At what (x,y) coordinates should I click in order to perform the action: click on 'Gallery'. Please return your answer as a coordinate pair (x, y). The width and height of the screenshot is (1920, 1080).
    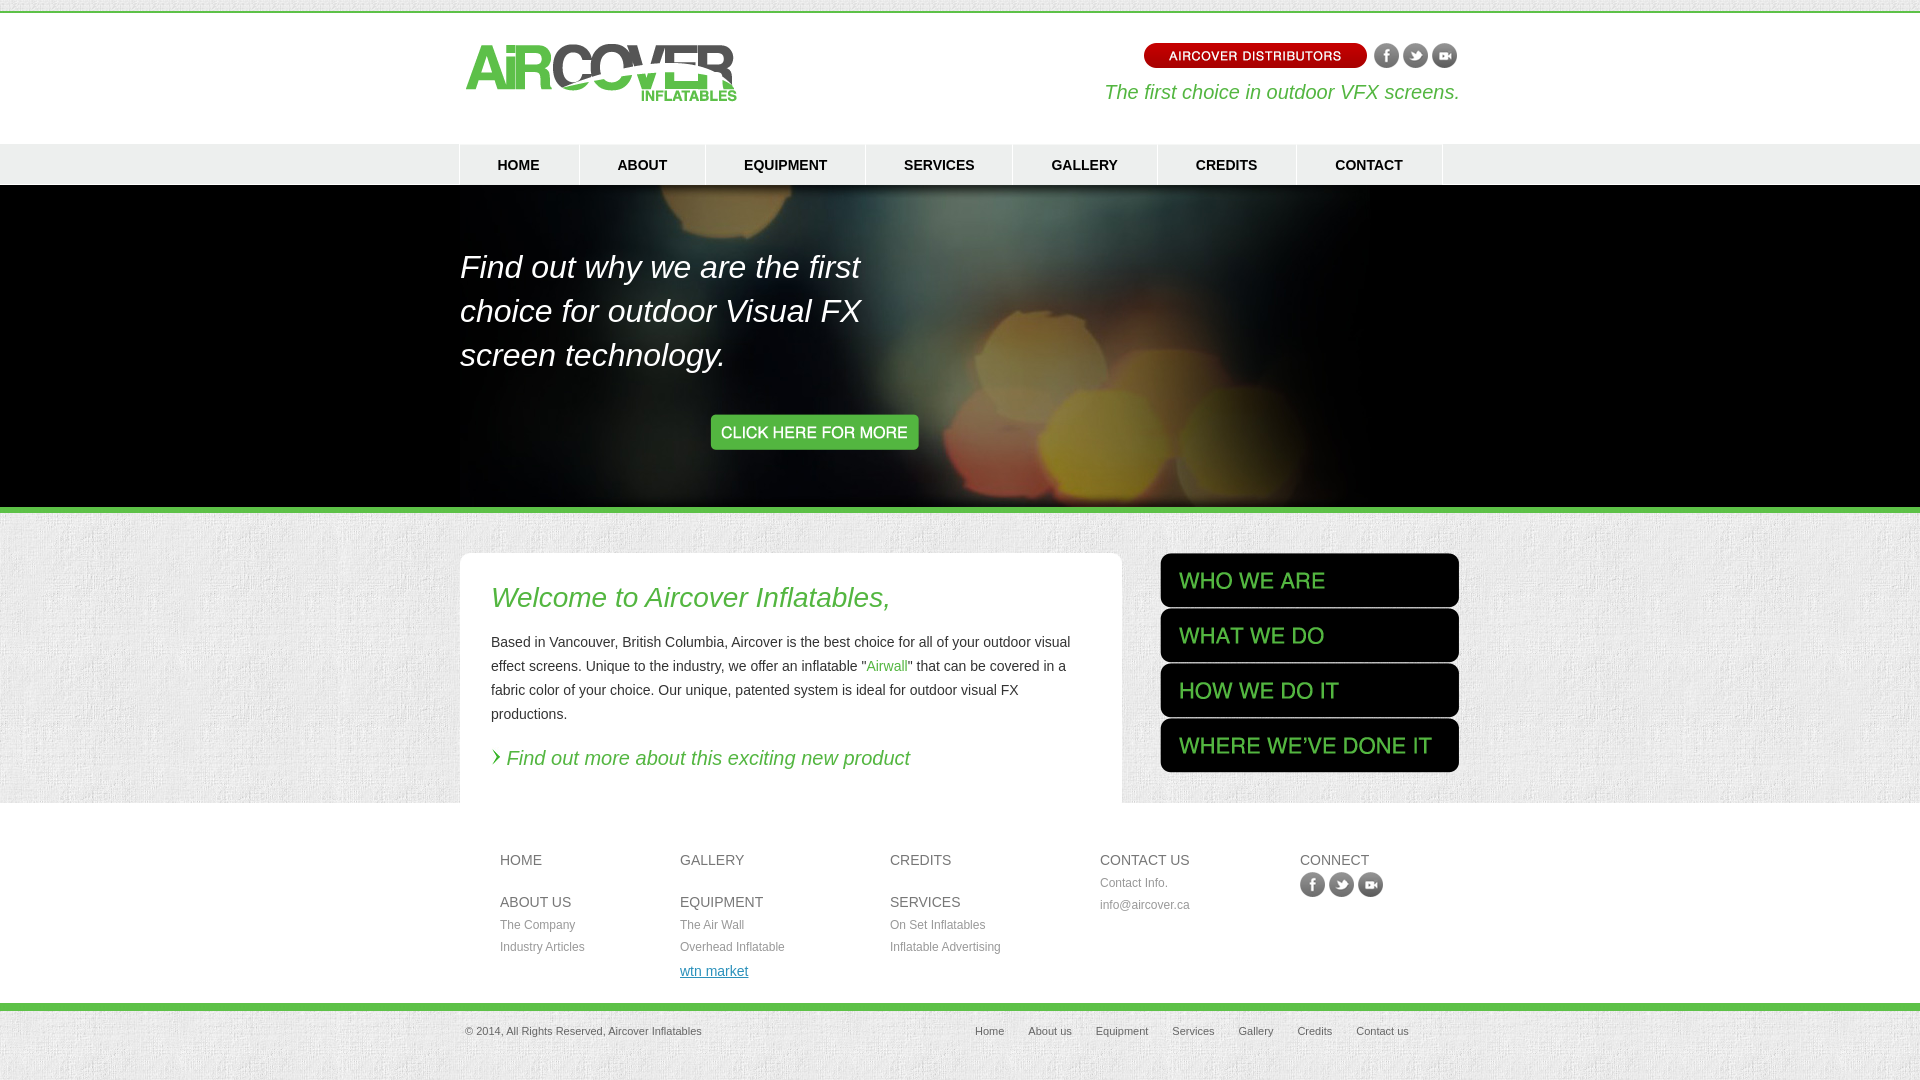
    Looking at the image, I should click on (1250, 1030).